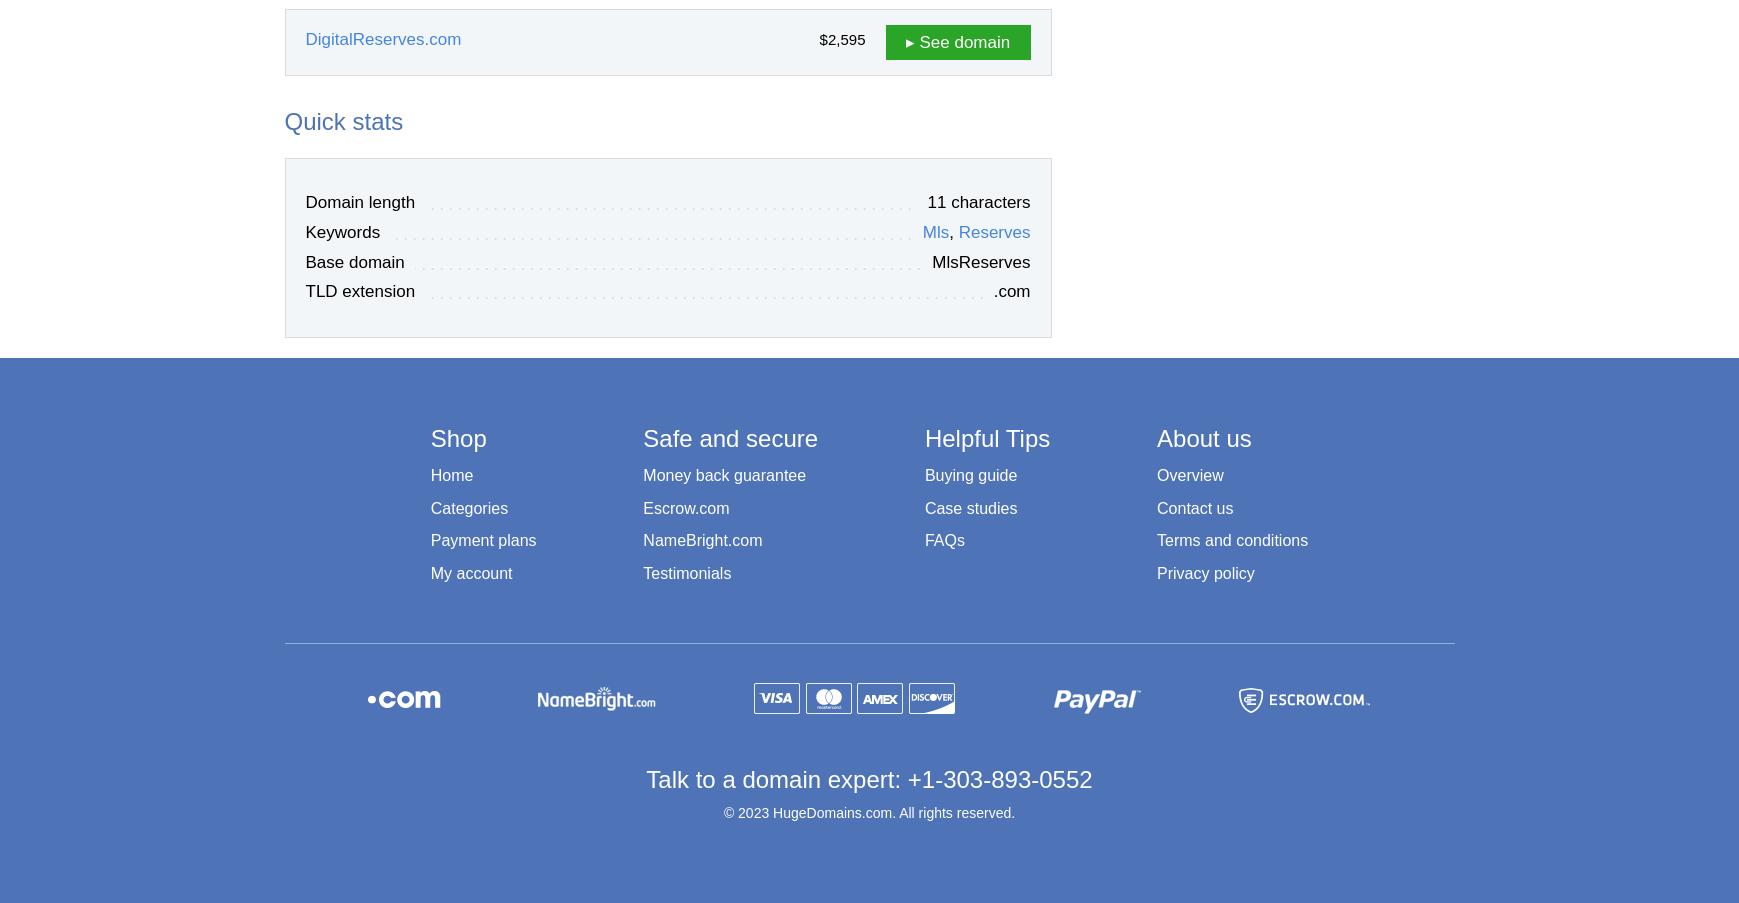 This screenshot has width=1739, height=903. Describe the element at coordinates (685, 507) in the screenshot. I see `'Escrow.com'` at that location.